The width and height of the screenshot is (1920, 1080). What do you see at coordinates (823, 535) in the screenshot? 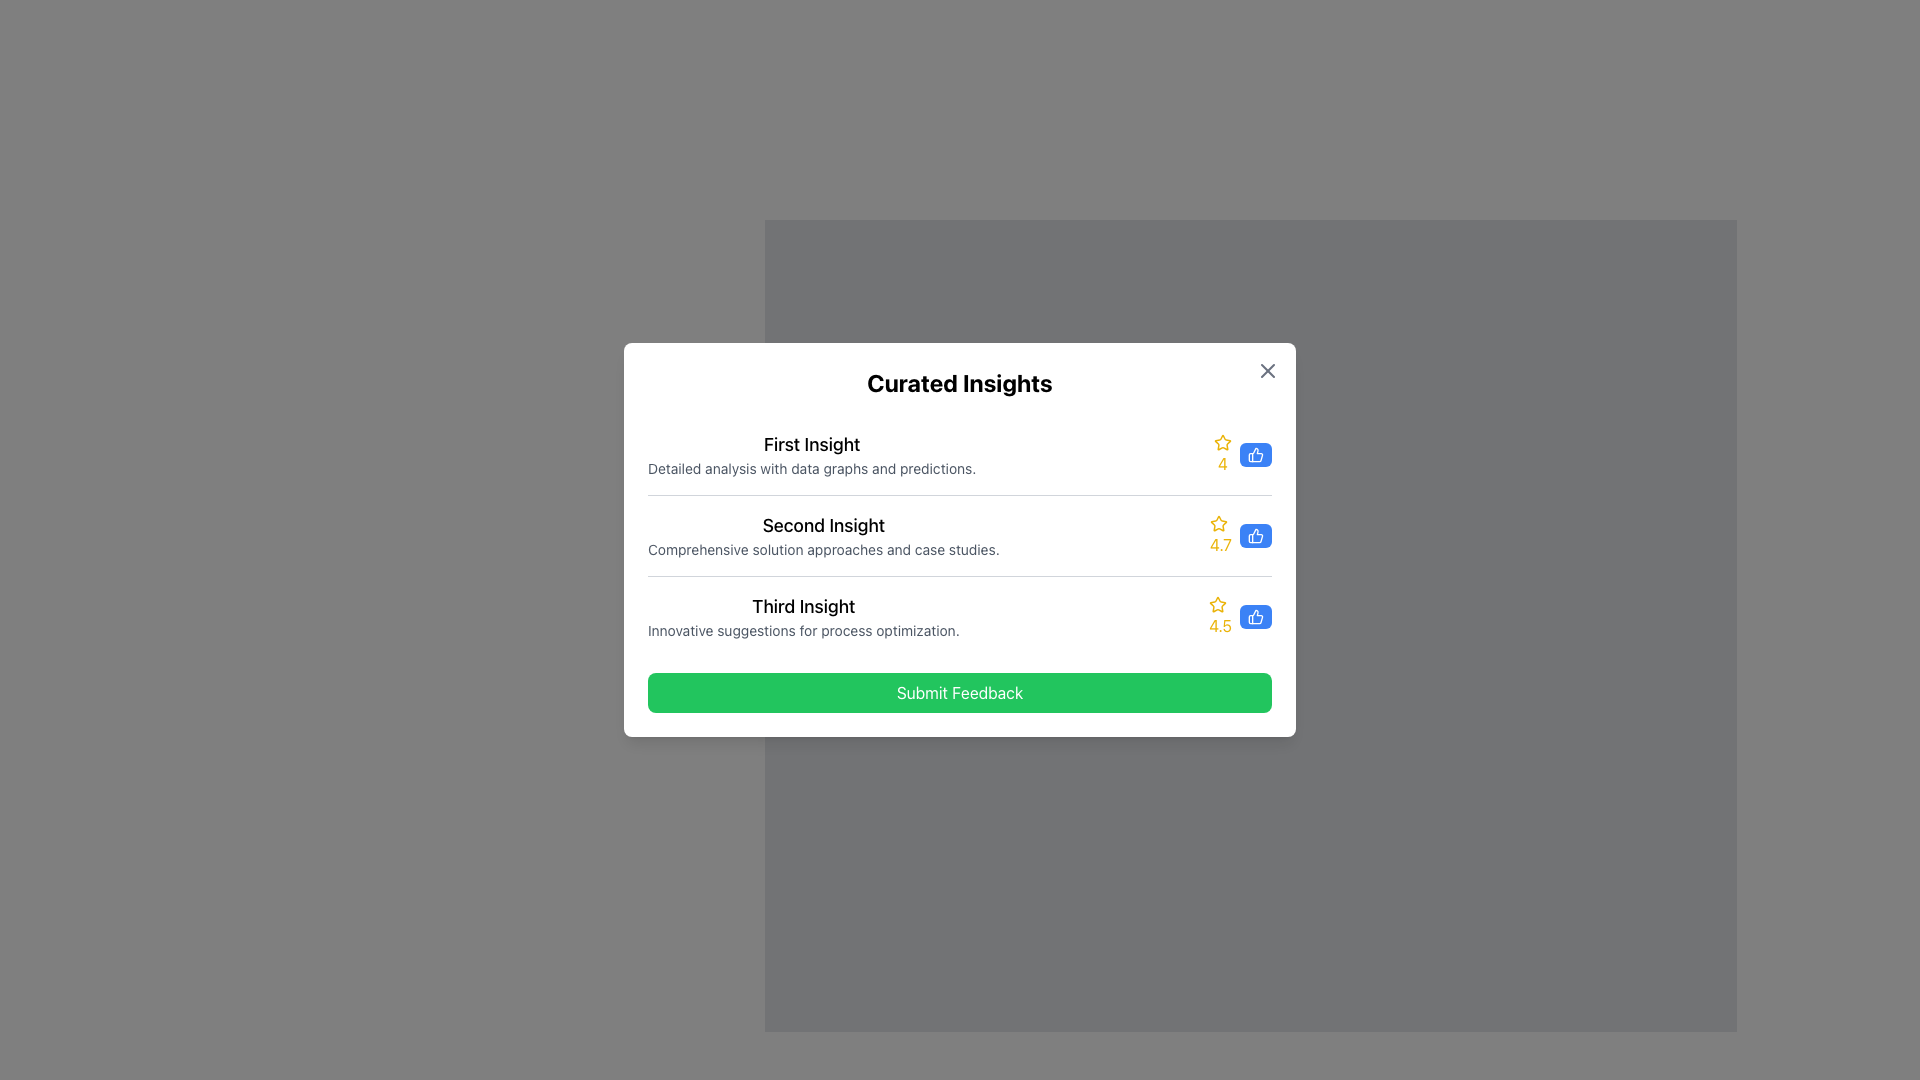
I see `the 'Second Insight' text display, which consists of the title 'Second Insight' in bold and a description in smaller gray text, located in the white modal box as the second entry in the 'Curated Insights' list` at bounding box center [823, 535].